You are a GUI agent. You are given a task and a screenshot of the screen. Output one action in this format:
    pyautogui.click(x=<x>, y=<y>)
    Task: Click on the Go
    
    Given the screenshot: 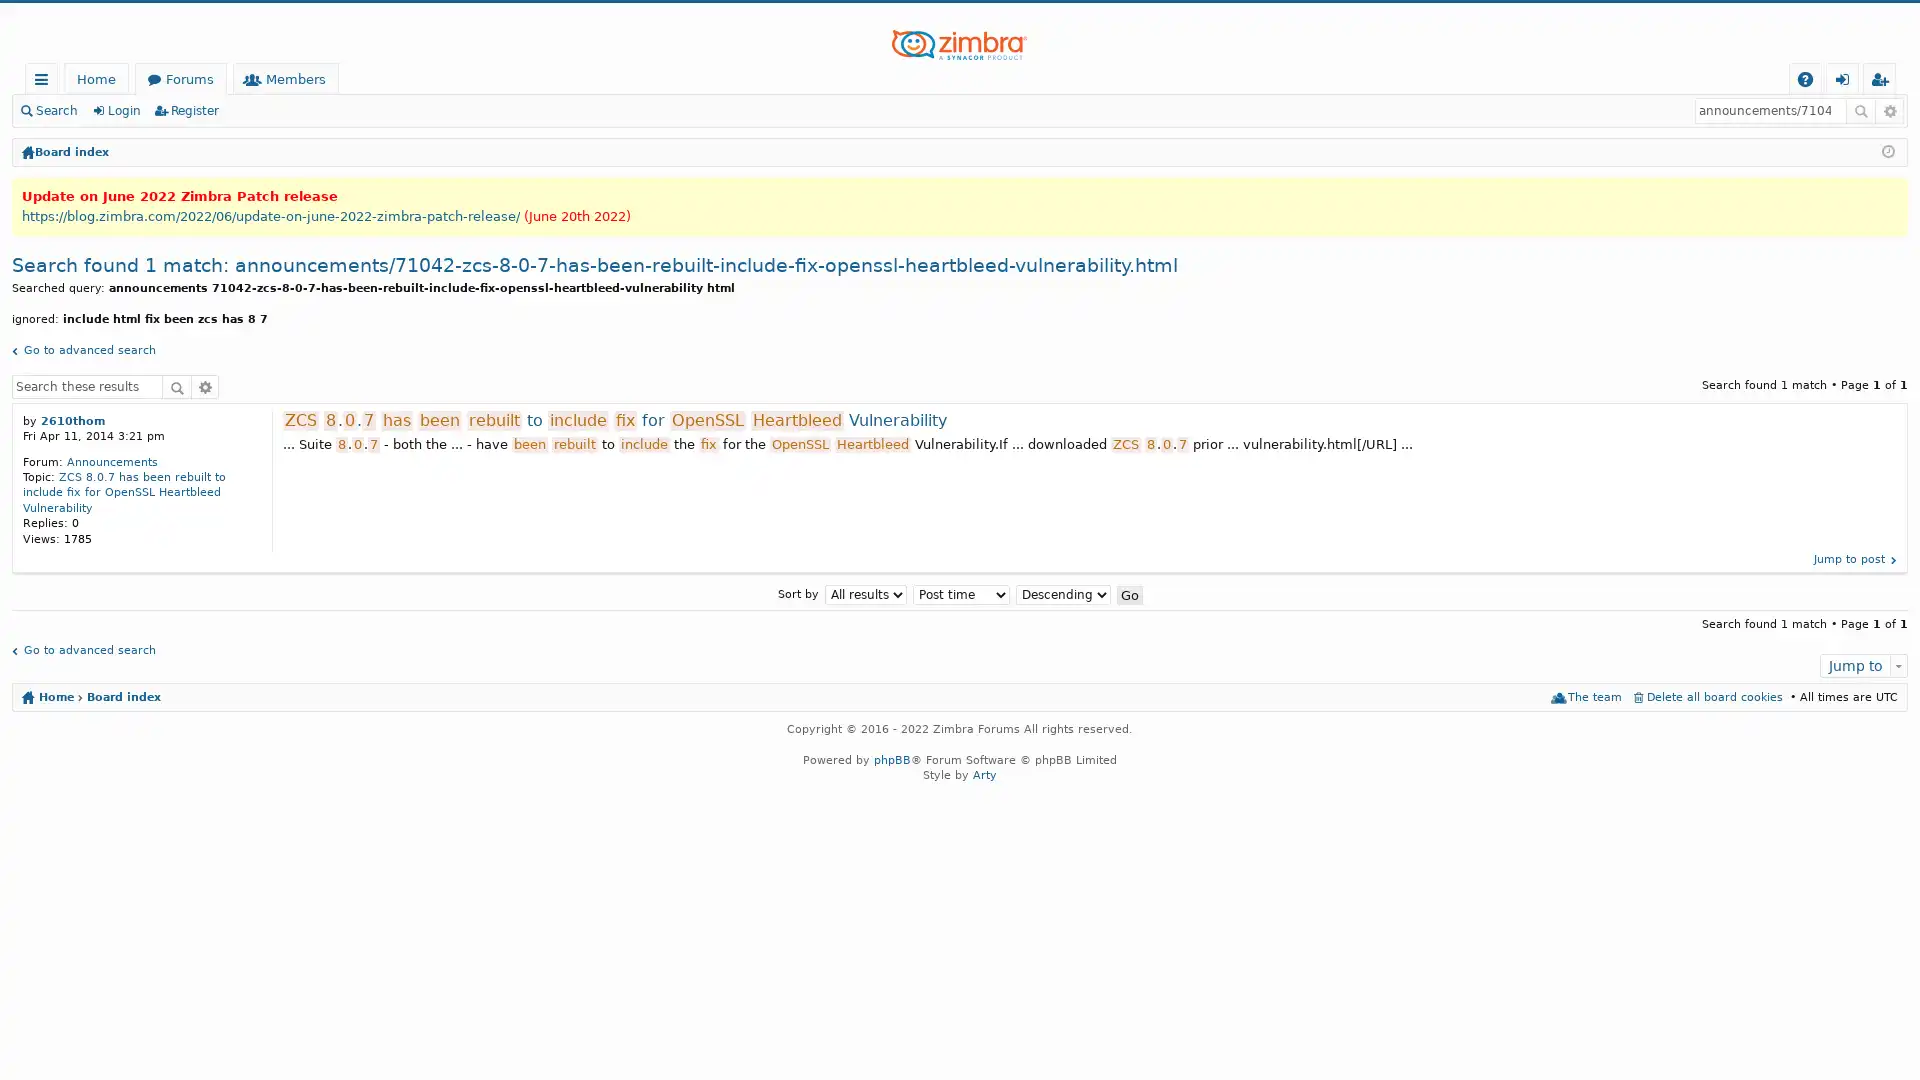 What is the action you would take?
    pyautogui.click(x=1128, y=593)
    